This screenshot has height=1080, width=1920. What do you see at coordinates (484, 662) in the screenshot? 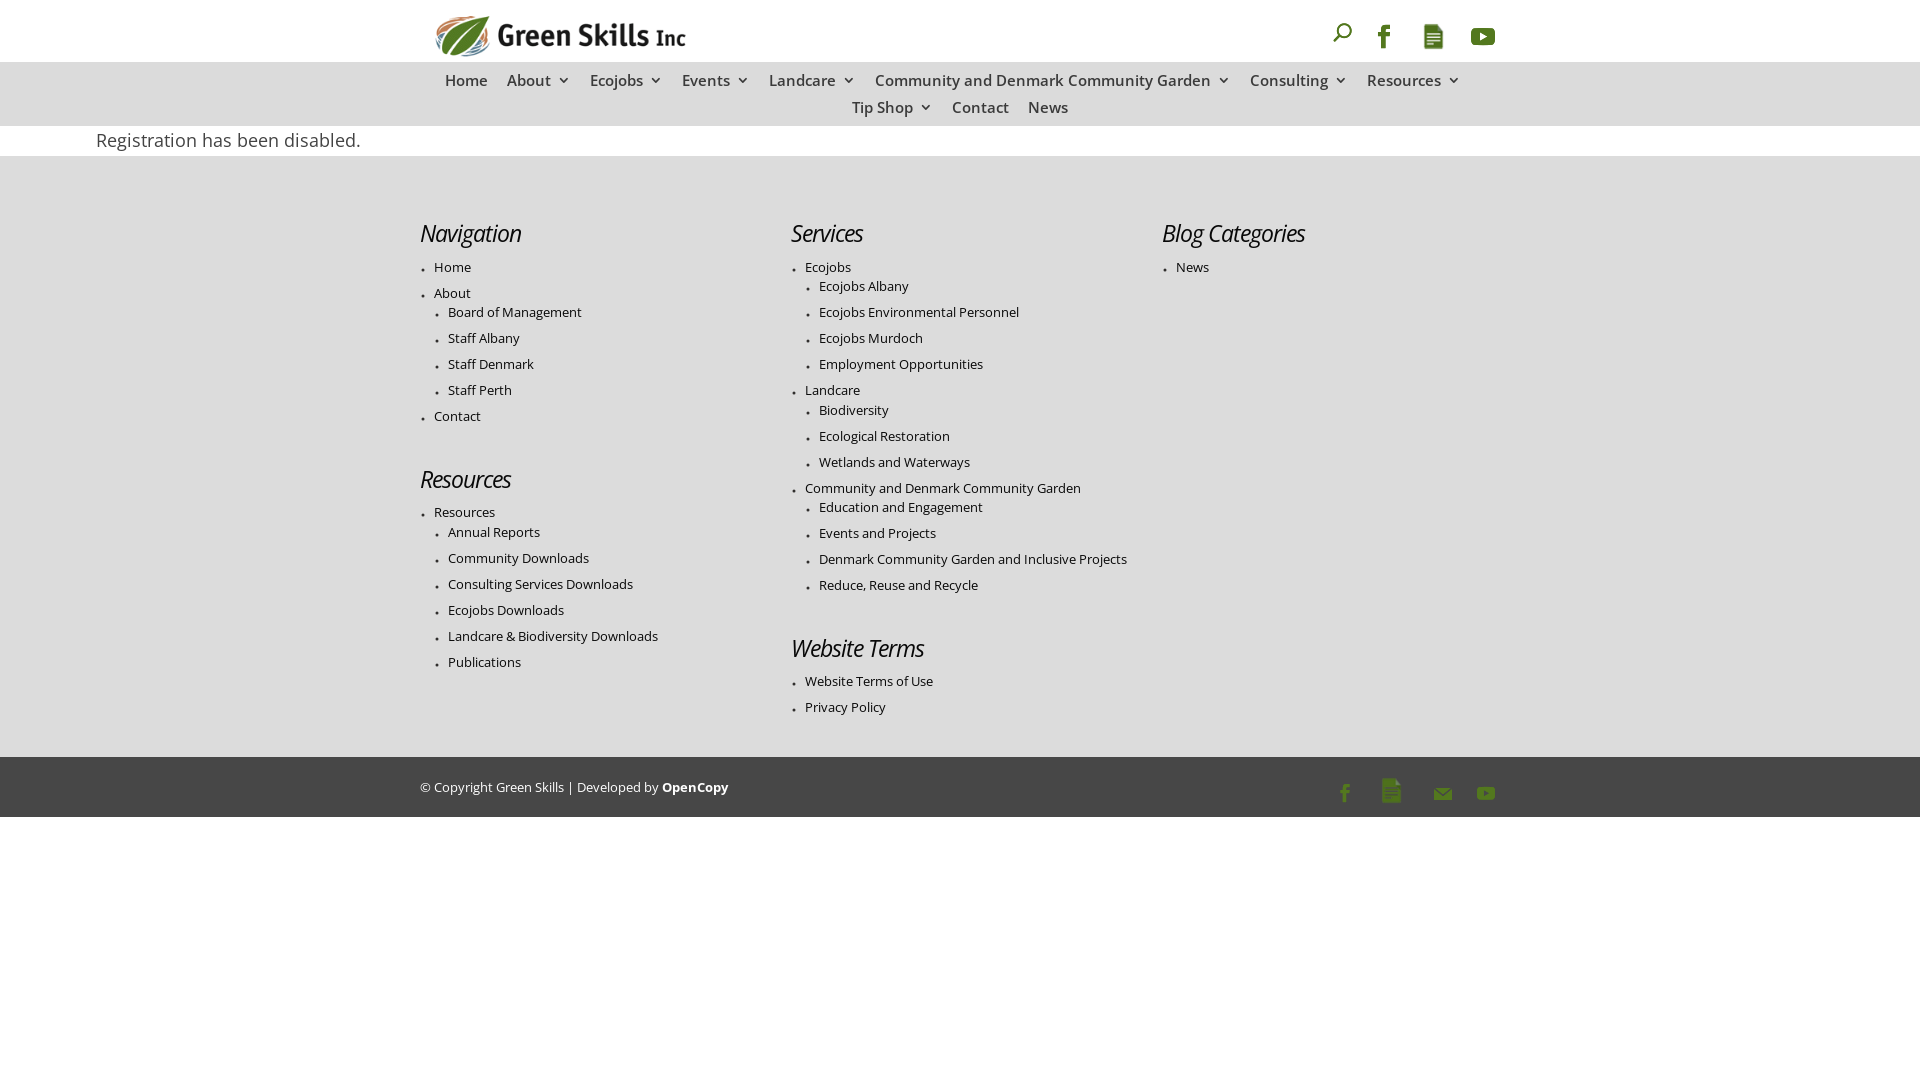
I see `'Publications'` at bounding box center [484, 662].